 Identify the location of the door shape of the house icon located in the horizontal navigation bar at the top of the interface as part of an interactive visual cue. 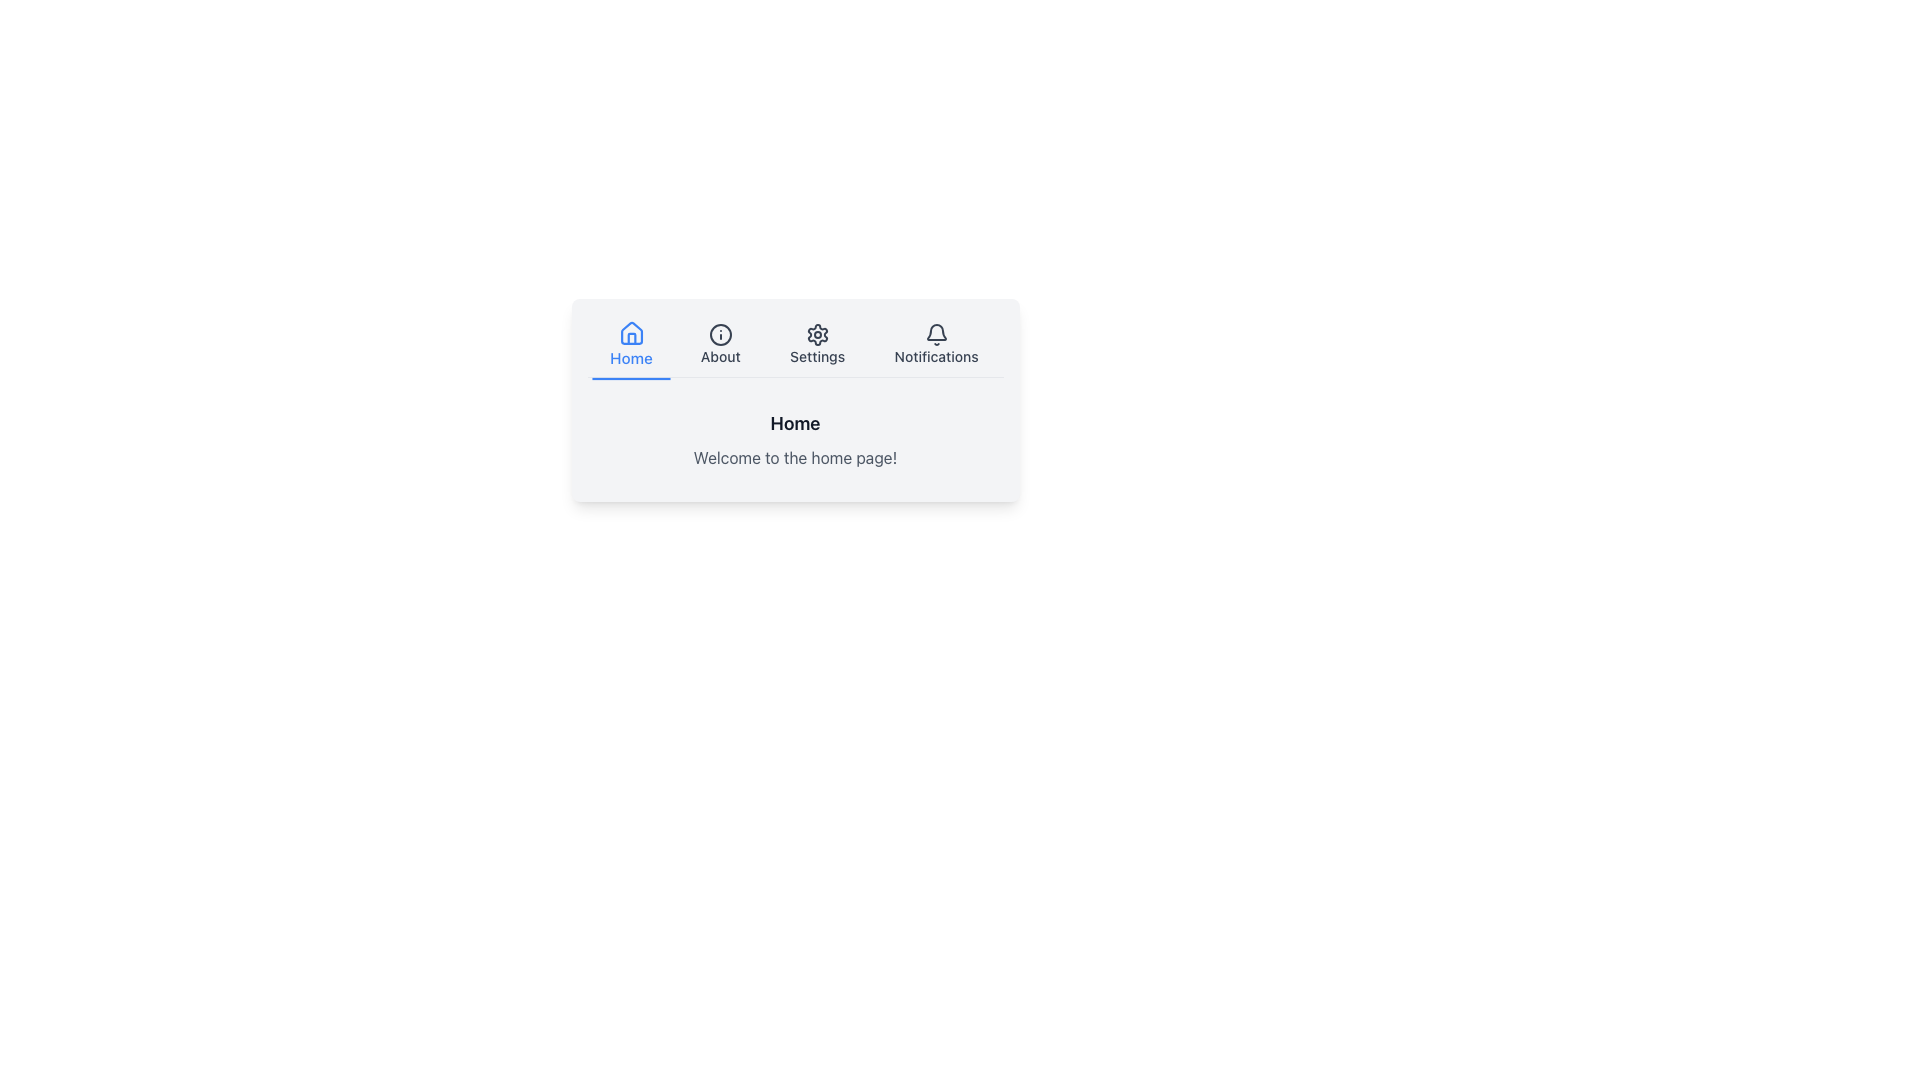
(630, 337).